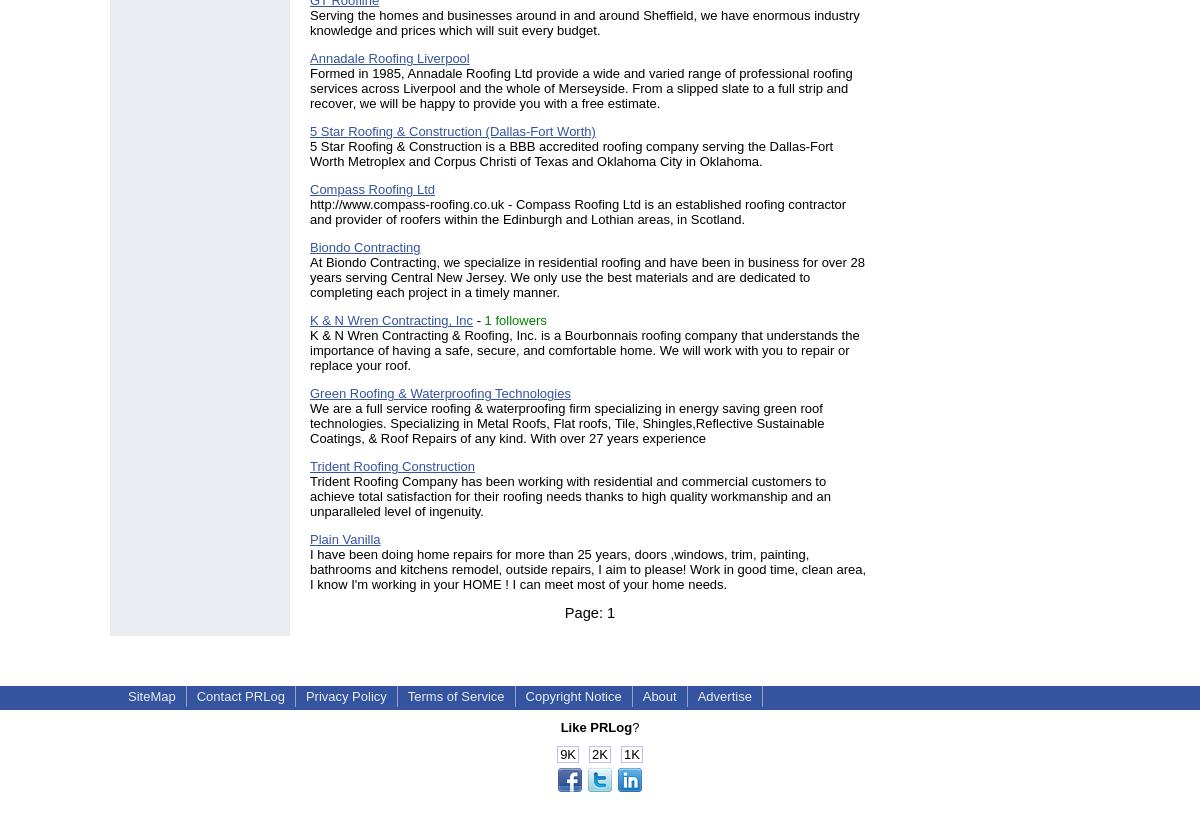 This screenshot has width=1200, height=825. Describe the element at coordinates (392, 465) in the screenshot. I see `'Trident Roofing Construction'` at that location.